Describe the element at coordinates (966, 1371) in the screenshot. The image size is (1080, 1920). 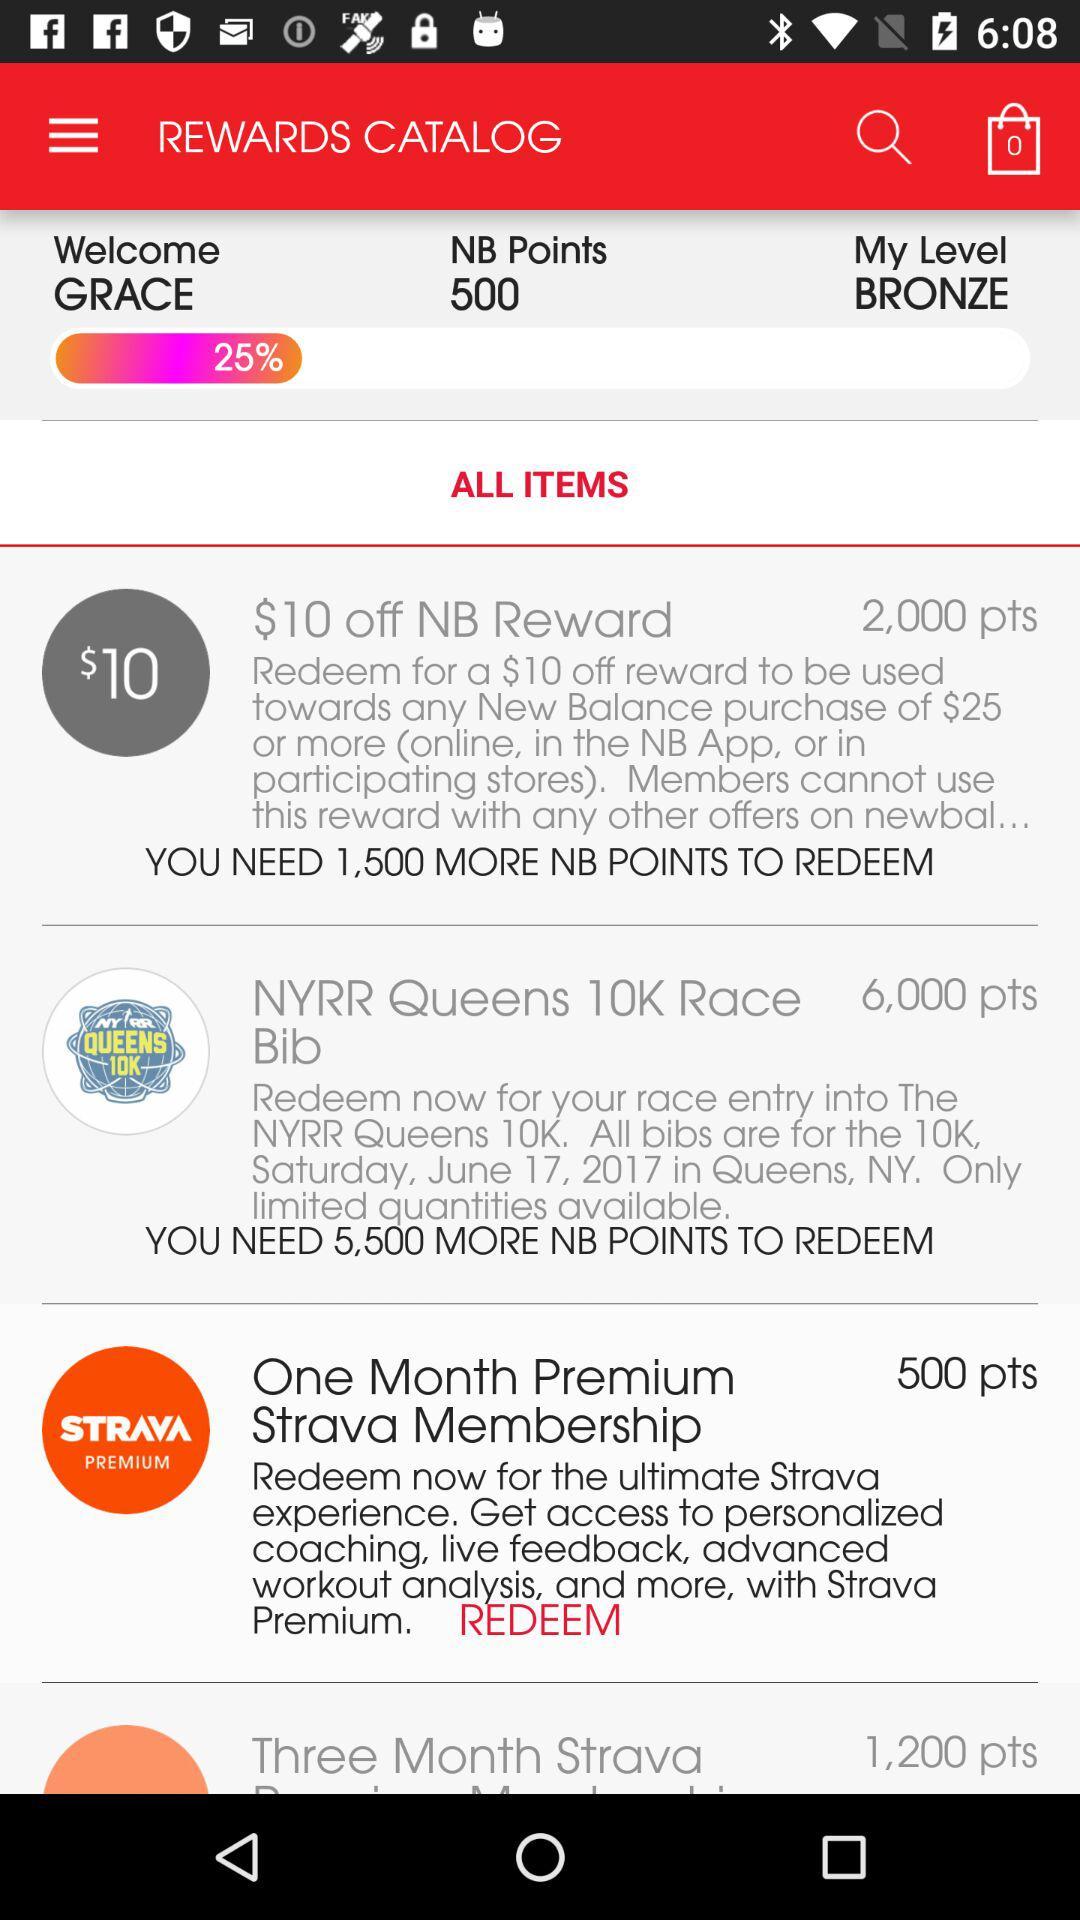
I see `the icon above the redeem now for` at that location.